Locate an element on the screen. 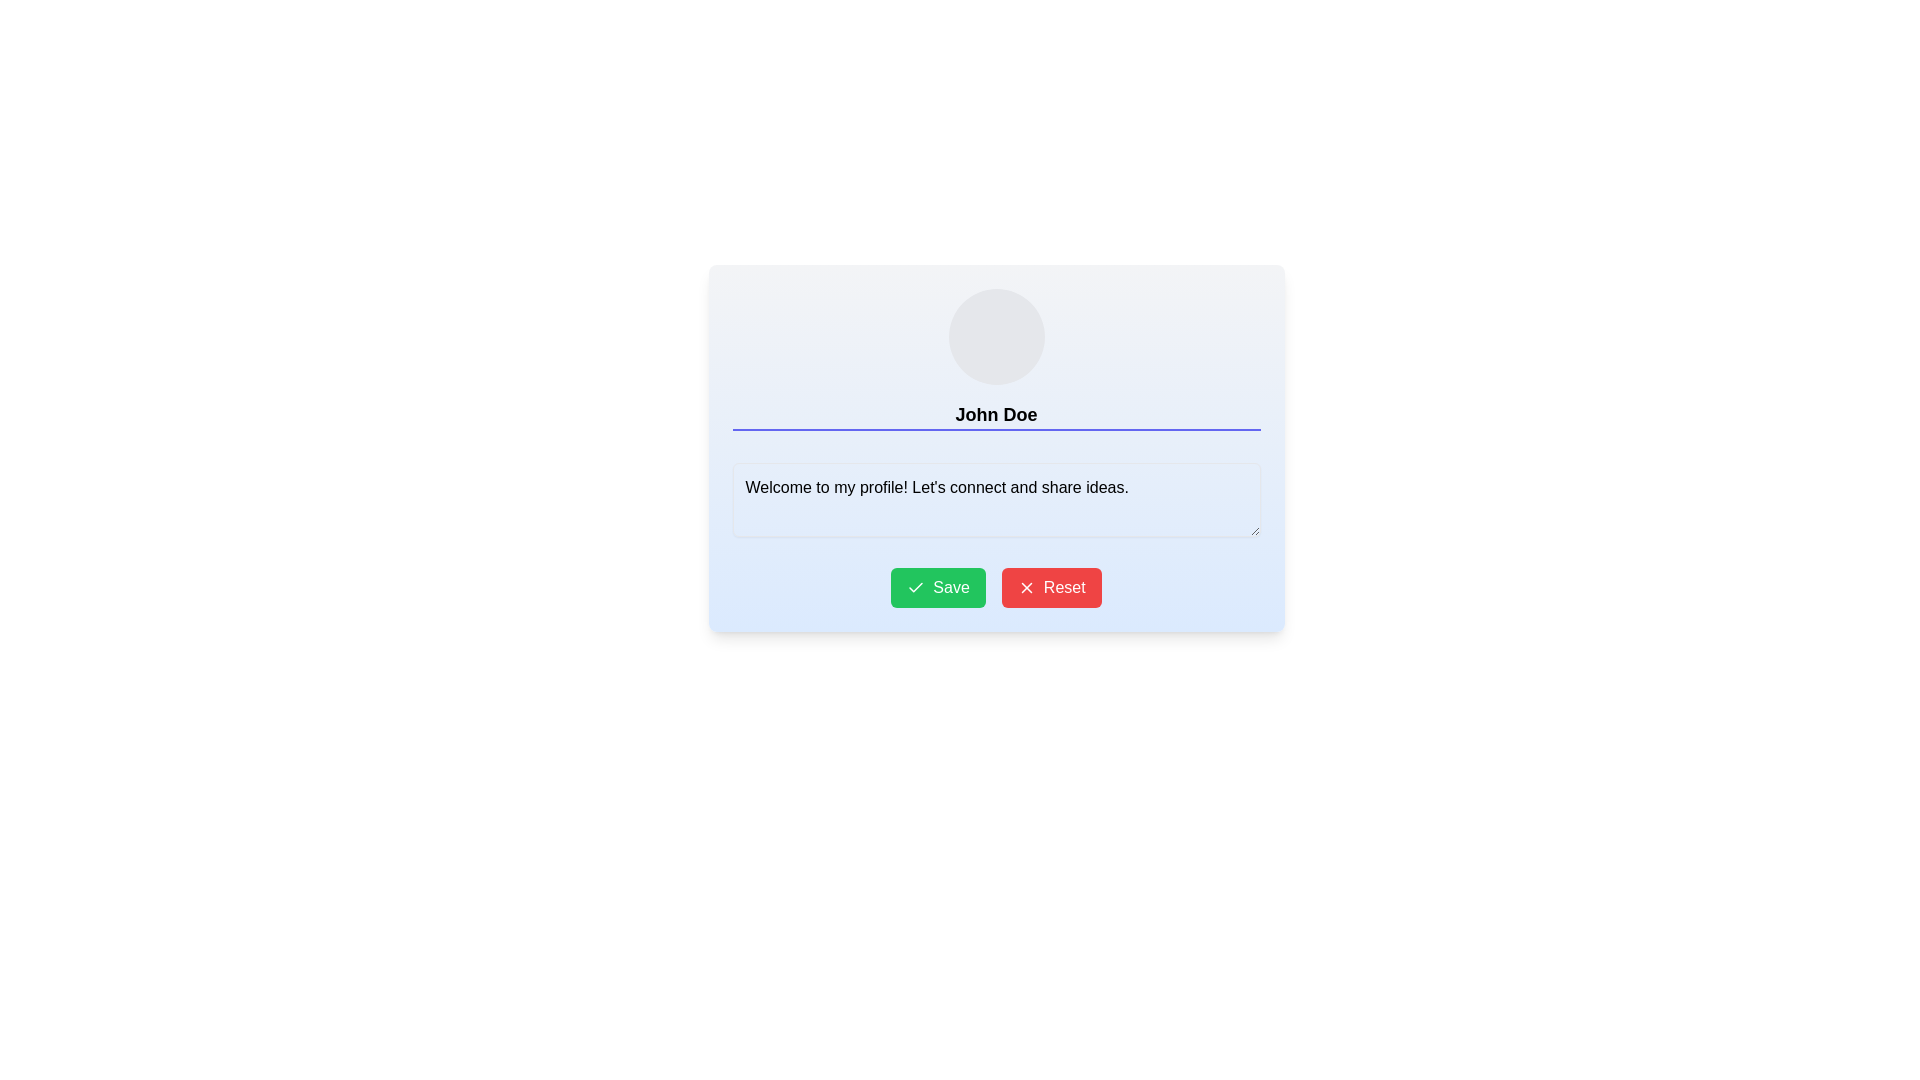 The image size is (1920, 1080). the 'Reset' button is located at coordinates (1050, 586).